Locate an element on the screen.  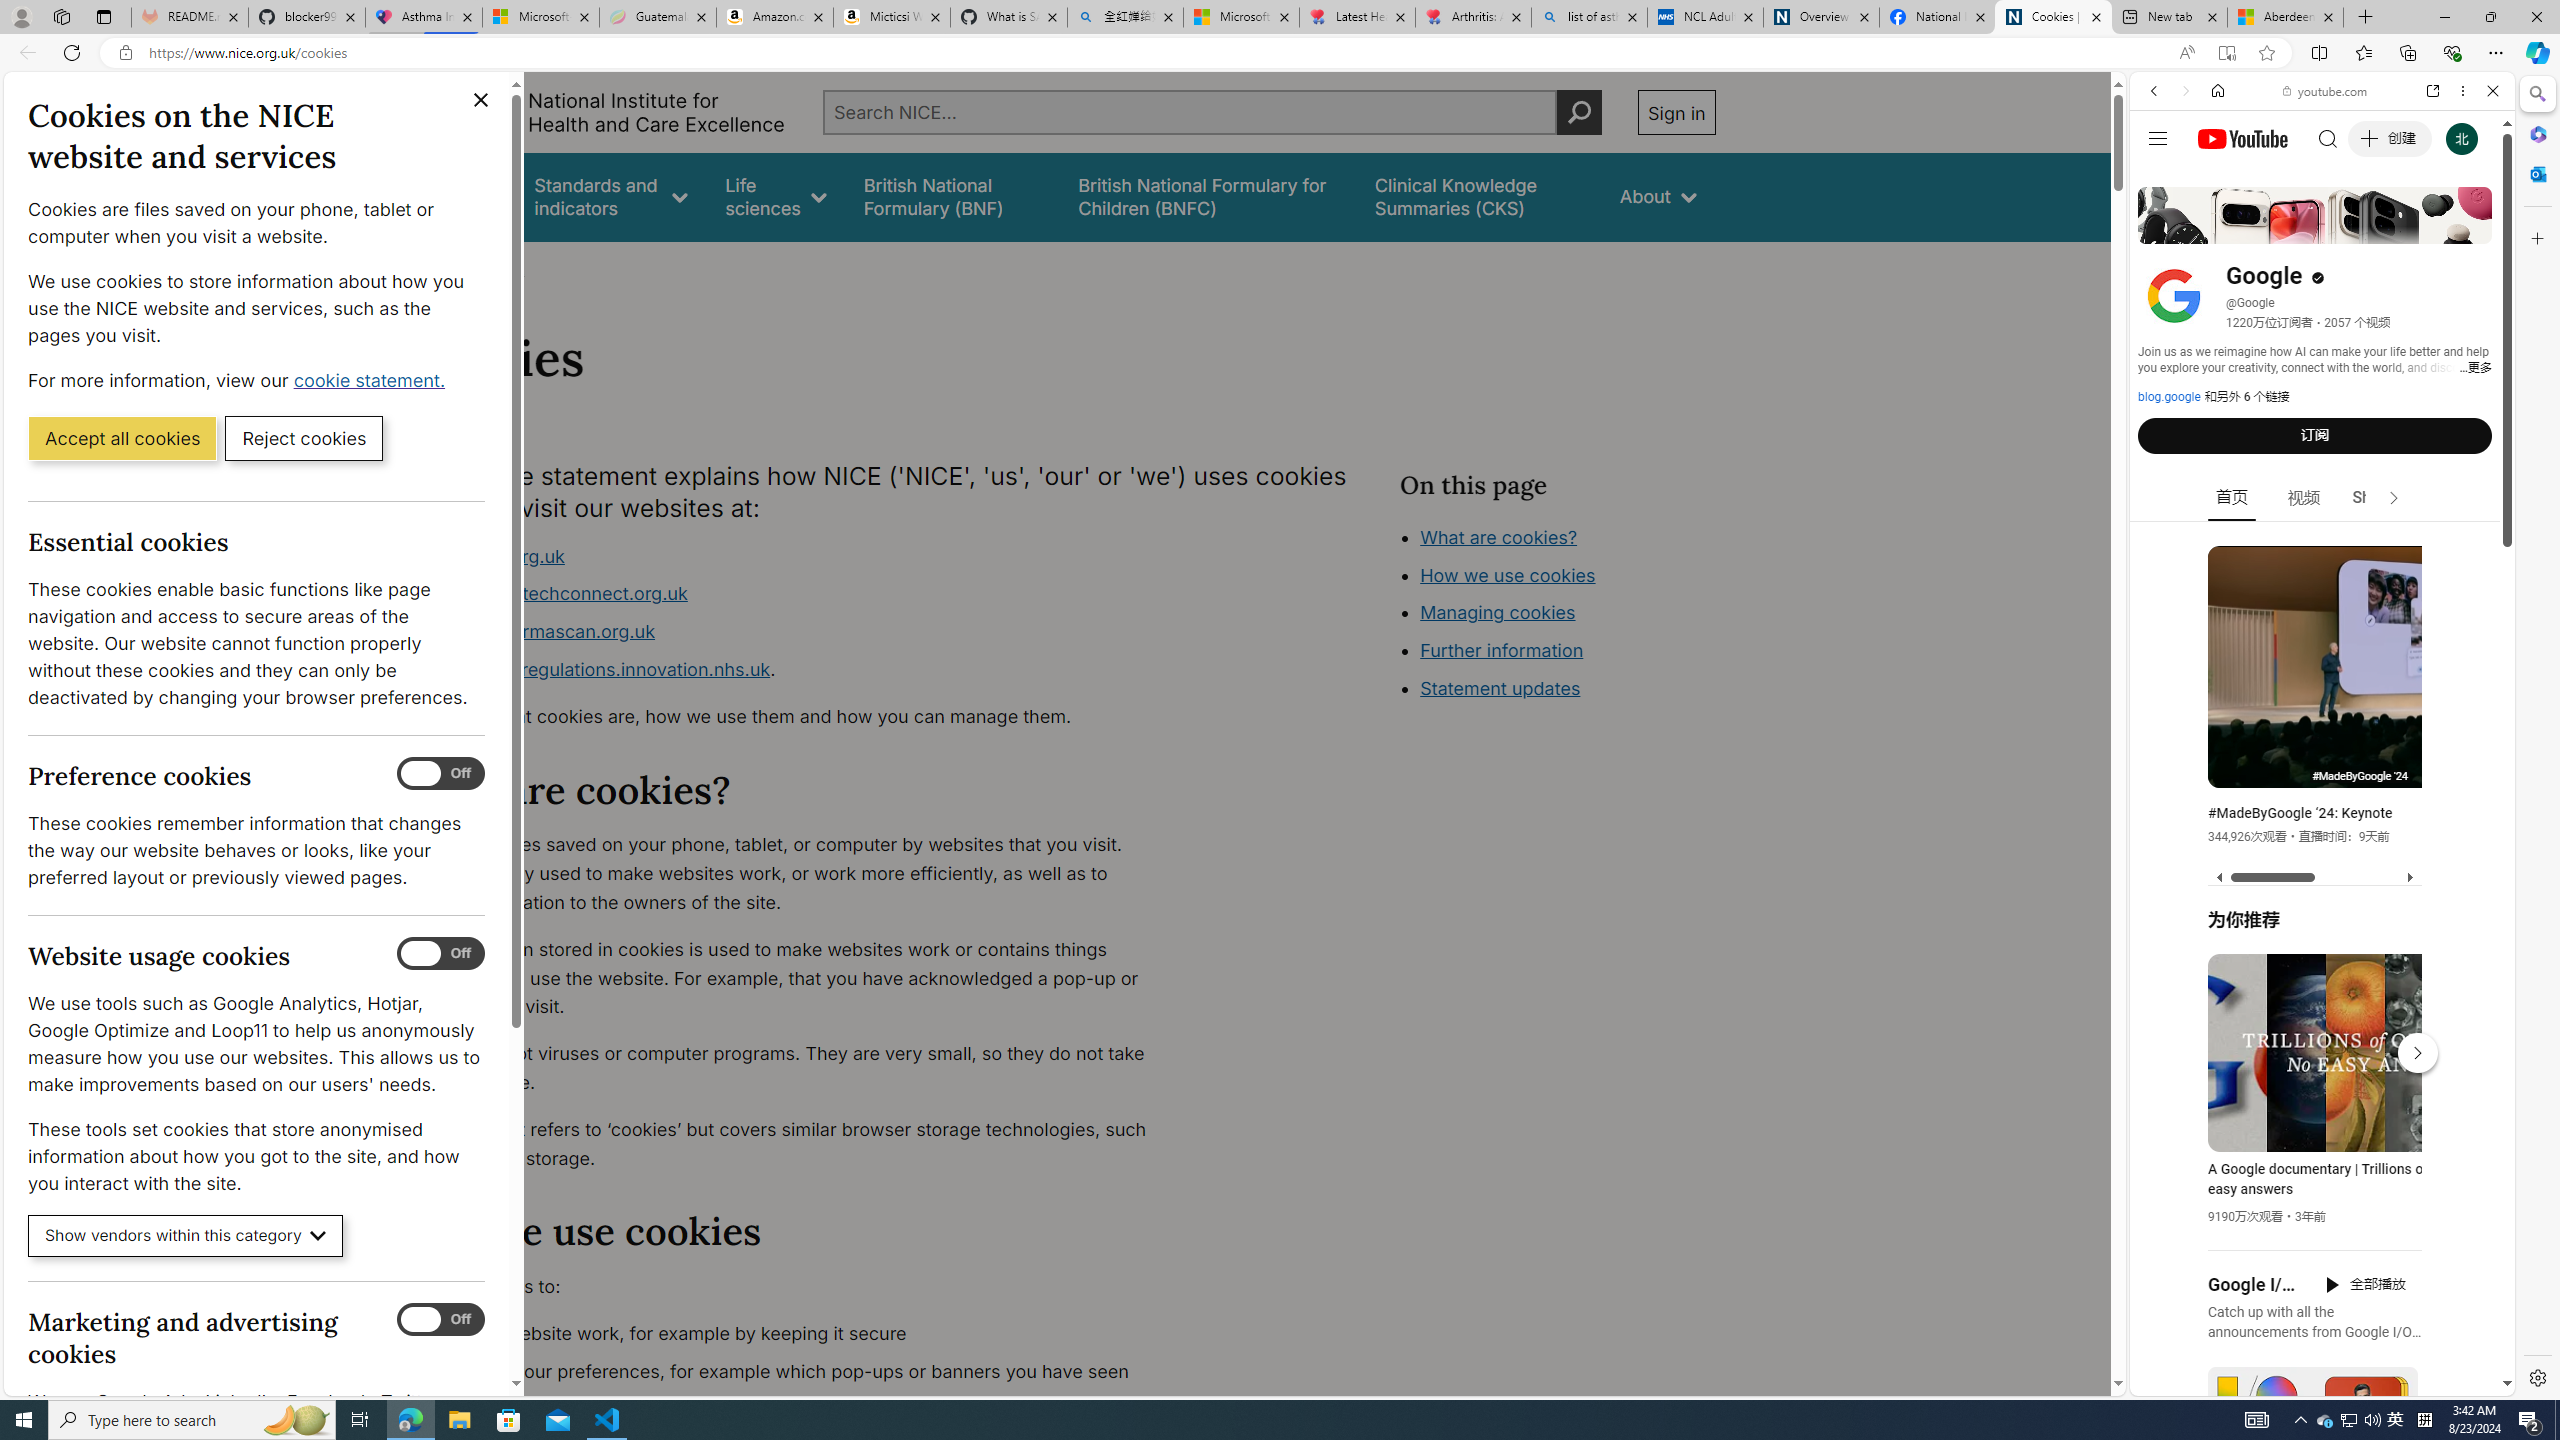
'NCL Adult Asthma Inhaler Choice Guideline' is located at coordinates (1703, 16).